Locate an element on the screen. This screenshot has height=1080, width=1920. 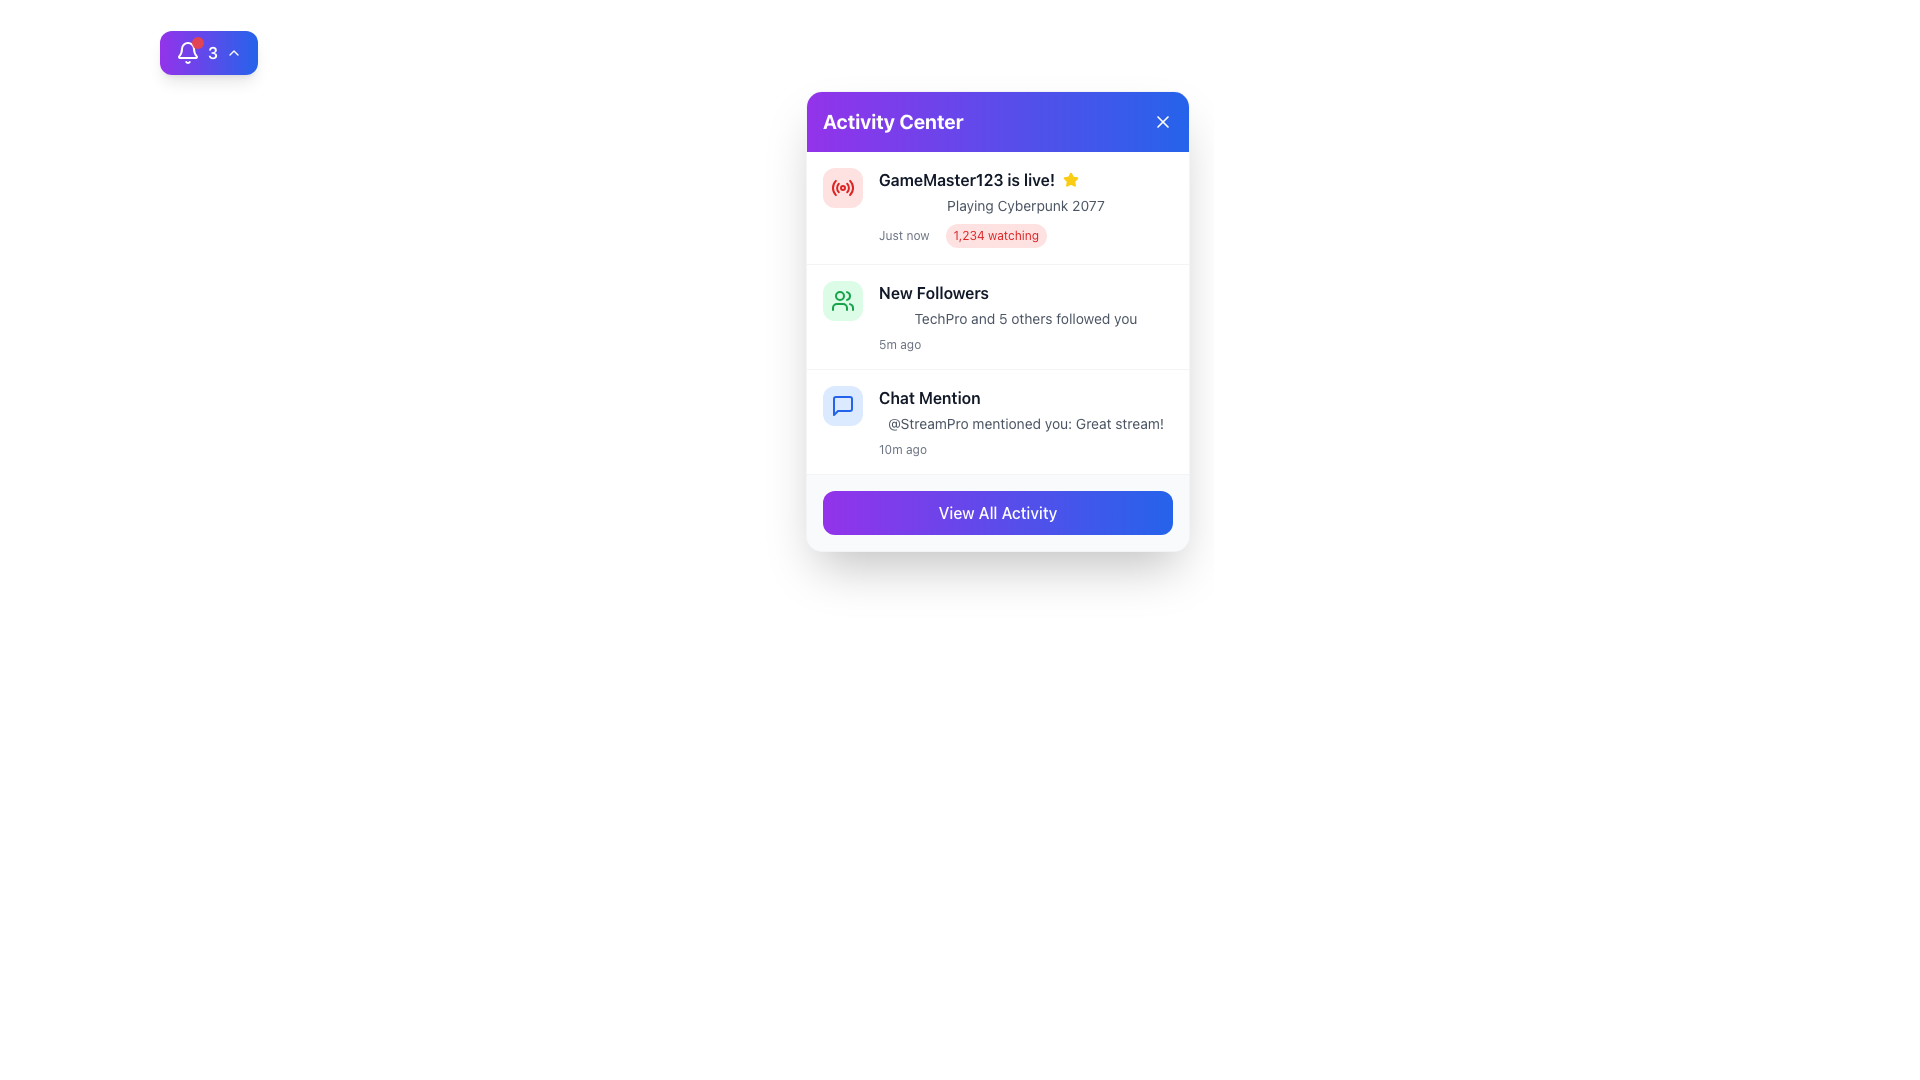
the small, non-interactive diagonal cross icon located in the top-right corner of the purple header of the 'Activity Center' card is located at coordinates (1162, 122).